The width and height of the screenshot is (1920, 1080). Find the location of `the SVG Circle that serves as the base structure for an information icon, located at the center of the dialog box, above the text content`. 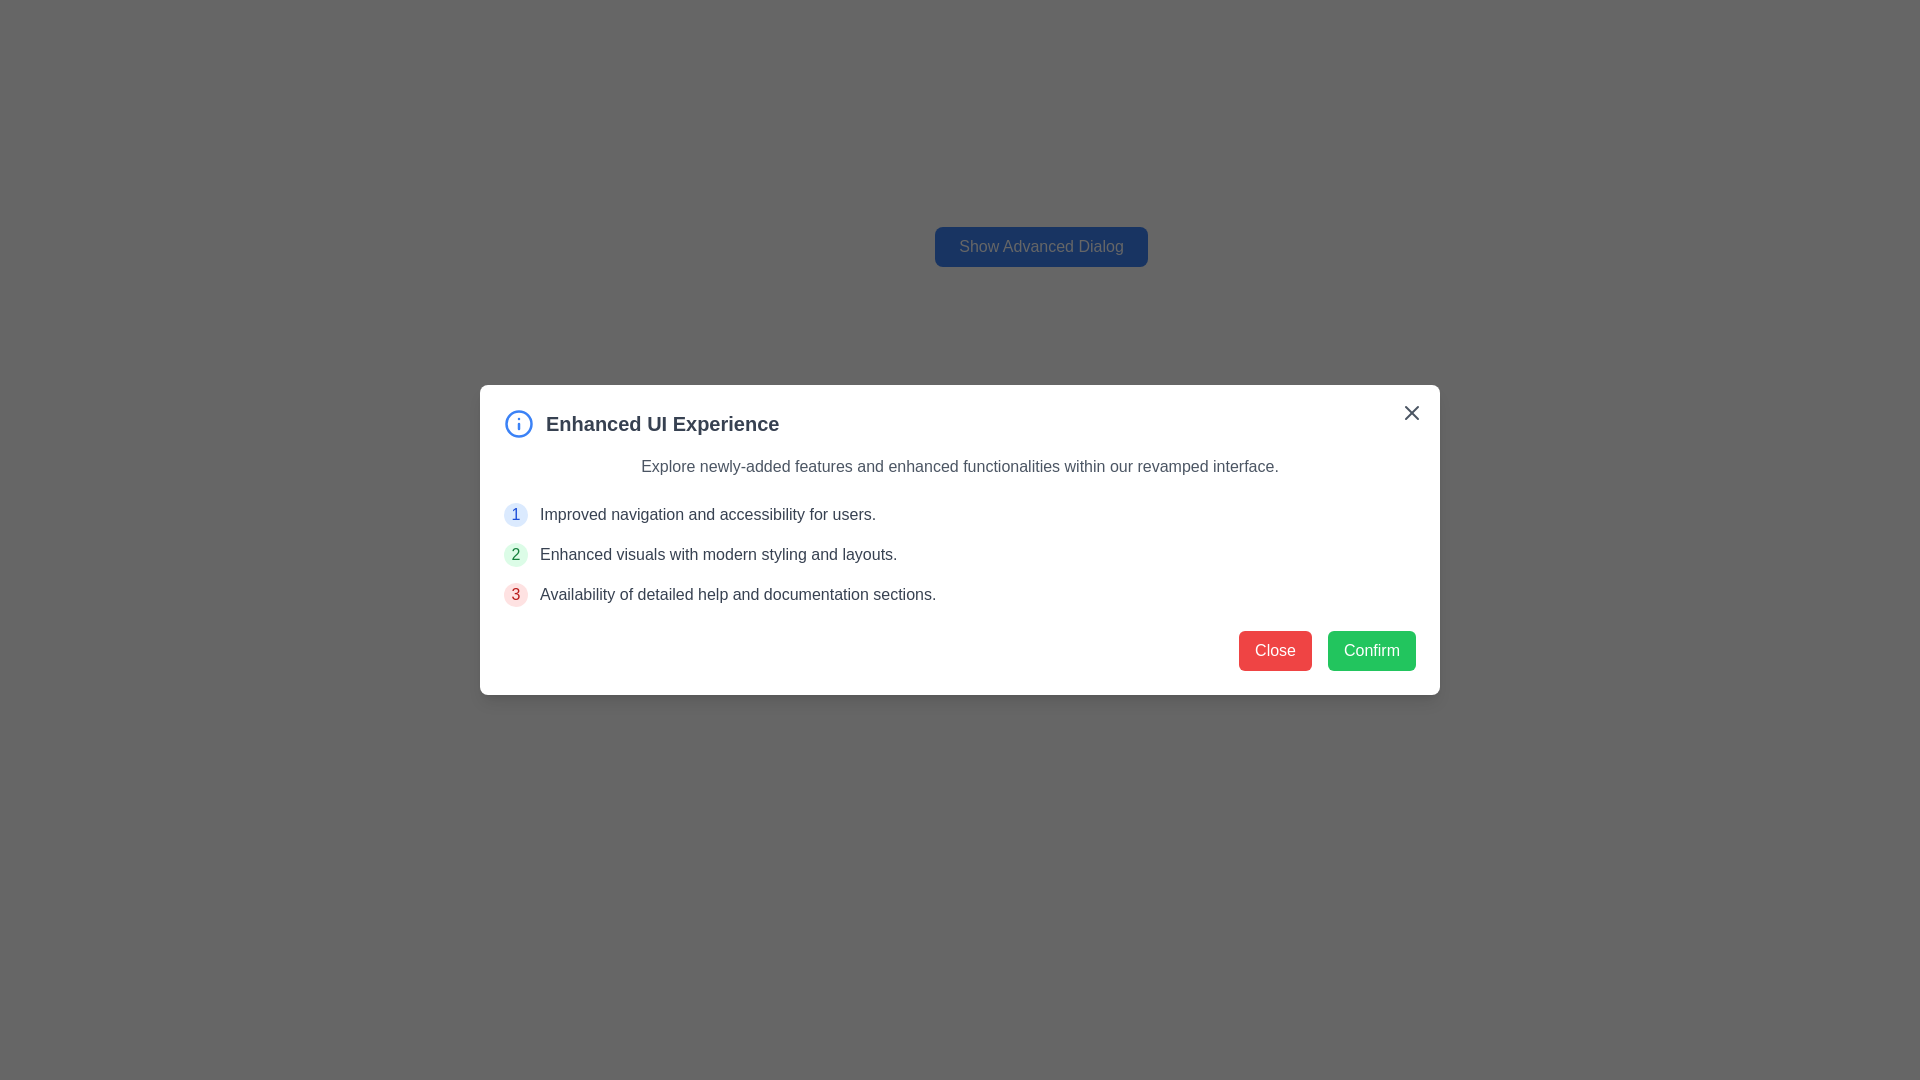

the SVG Circle that serves as the base structure for an information icon, located at the center of the dialog box, above the text content is located at coordinates (518, 423).